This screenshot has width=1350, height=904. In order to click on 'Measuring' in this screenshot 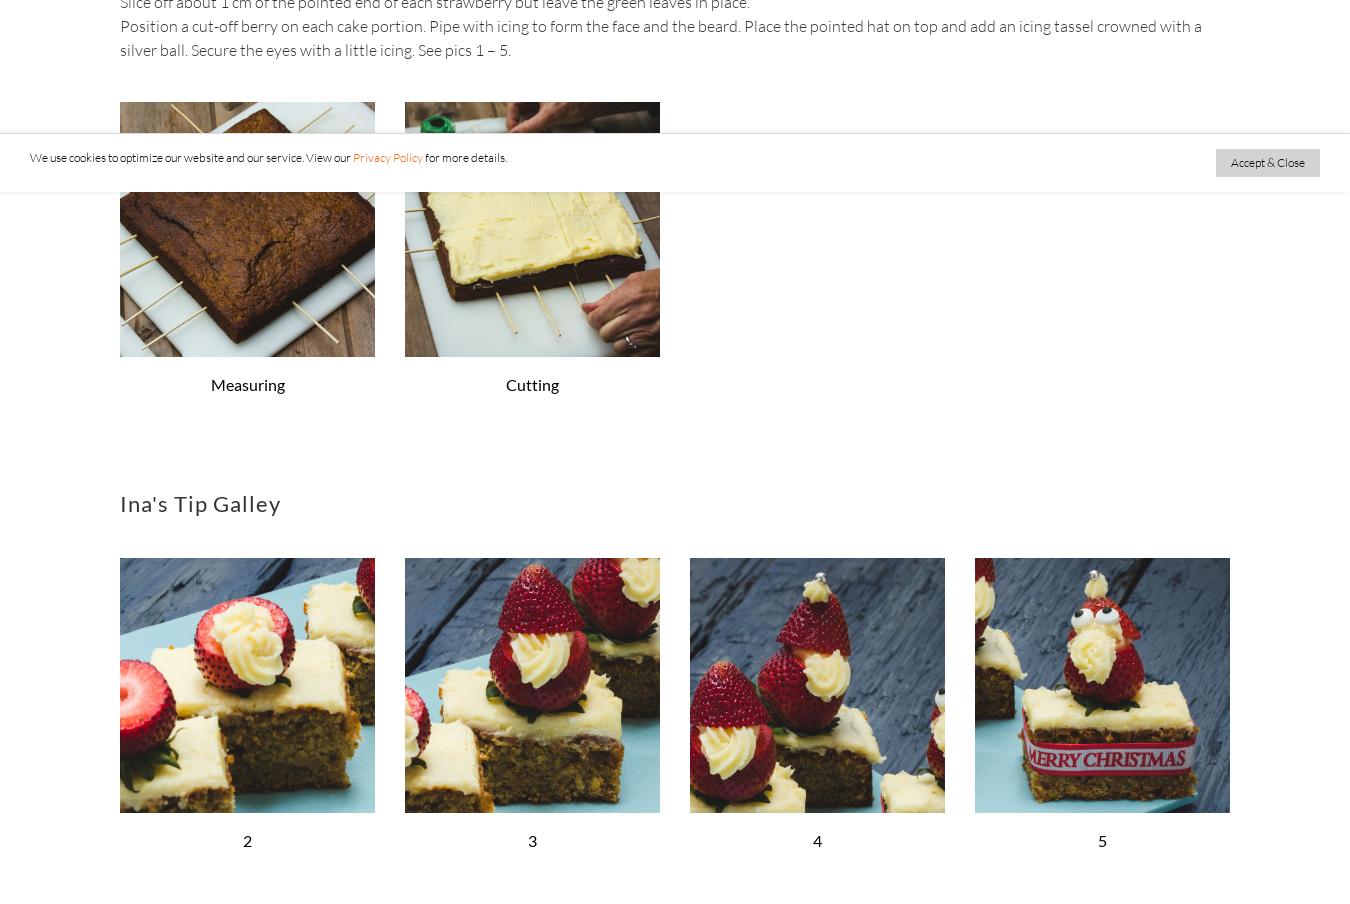, I will do `click(246, 382)`.